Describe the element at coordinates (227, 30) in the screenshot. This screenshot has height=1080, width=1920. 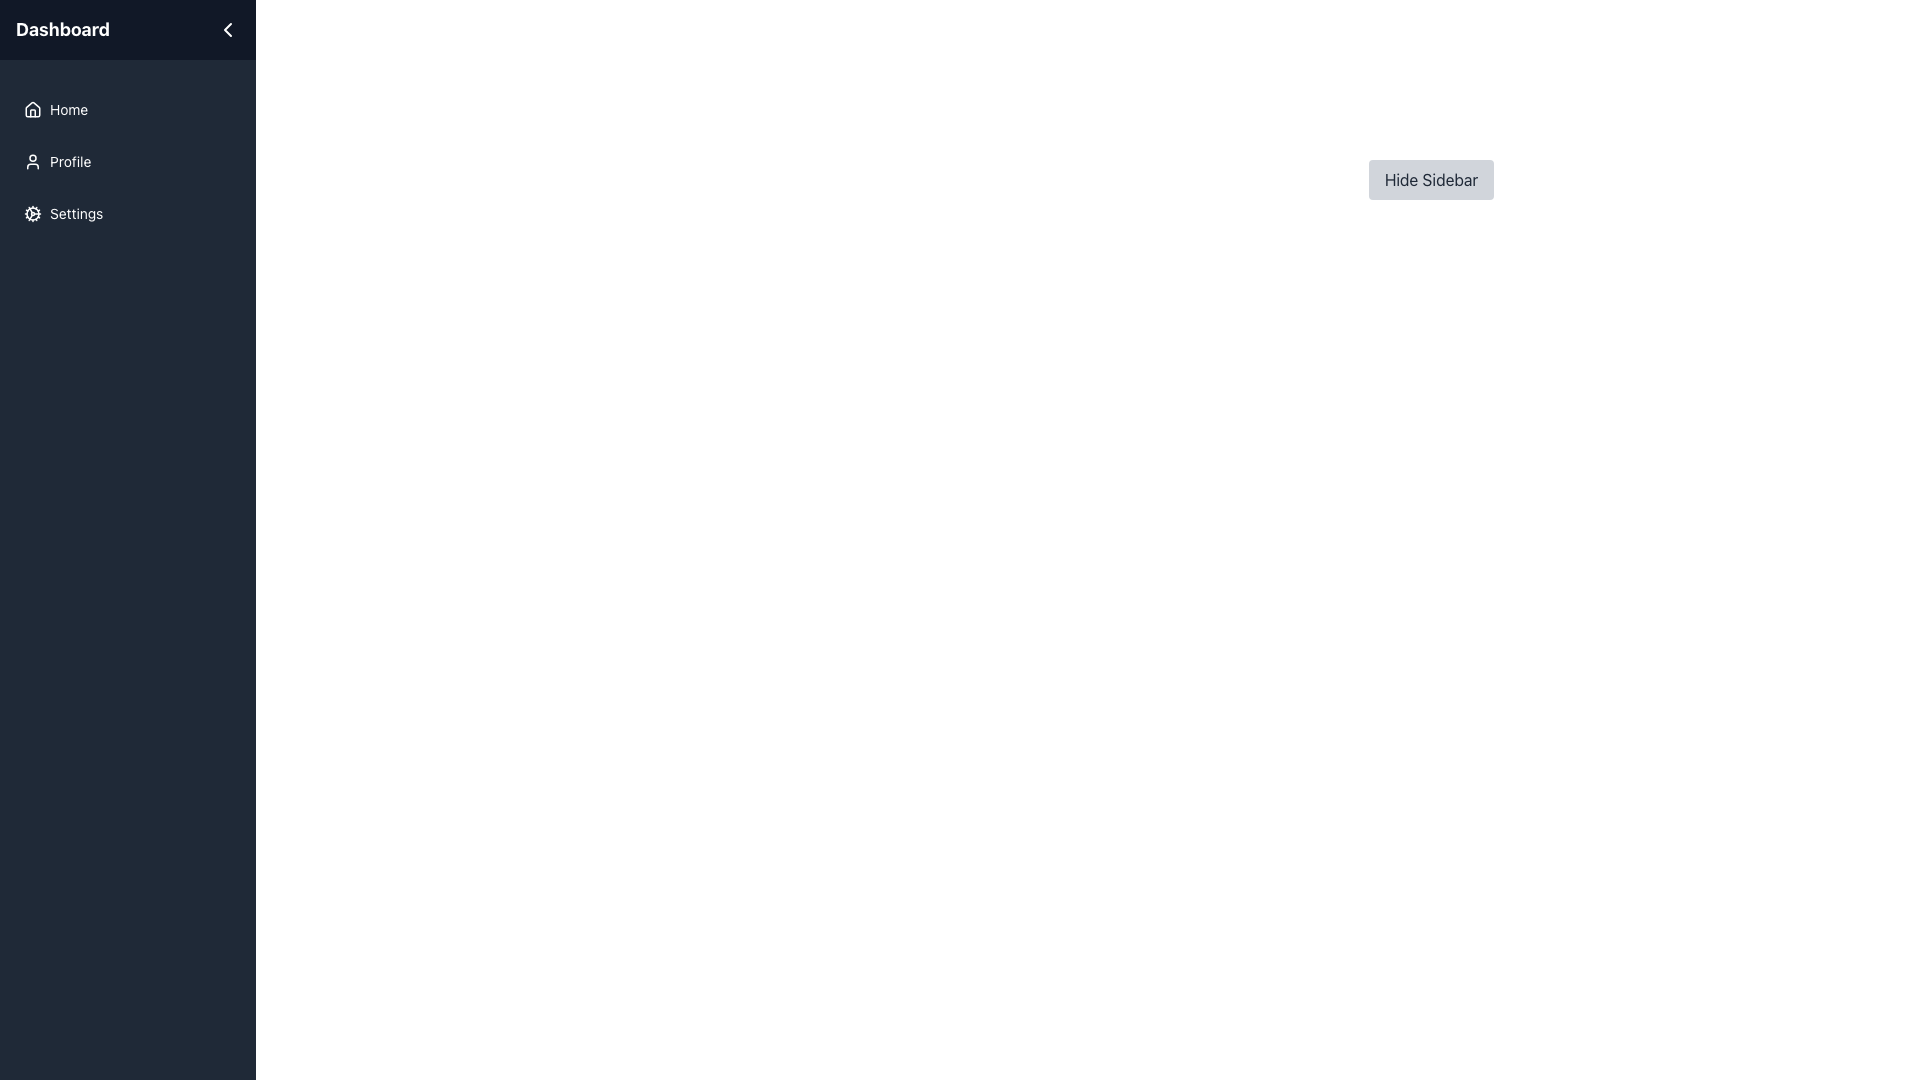
I see `the navigational button icon located at the far right of the navigation header bar, adjacent to the 'Dashboard' title` at that location.